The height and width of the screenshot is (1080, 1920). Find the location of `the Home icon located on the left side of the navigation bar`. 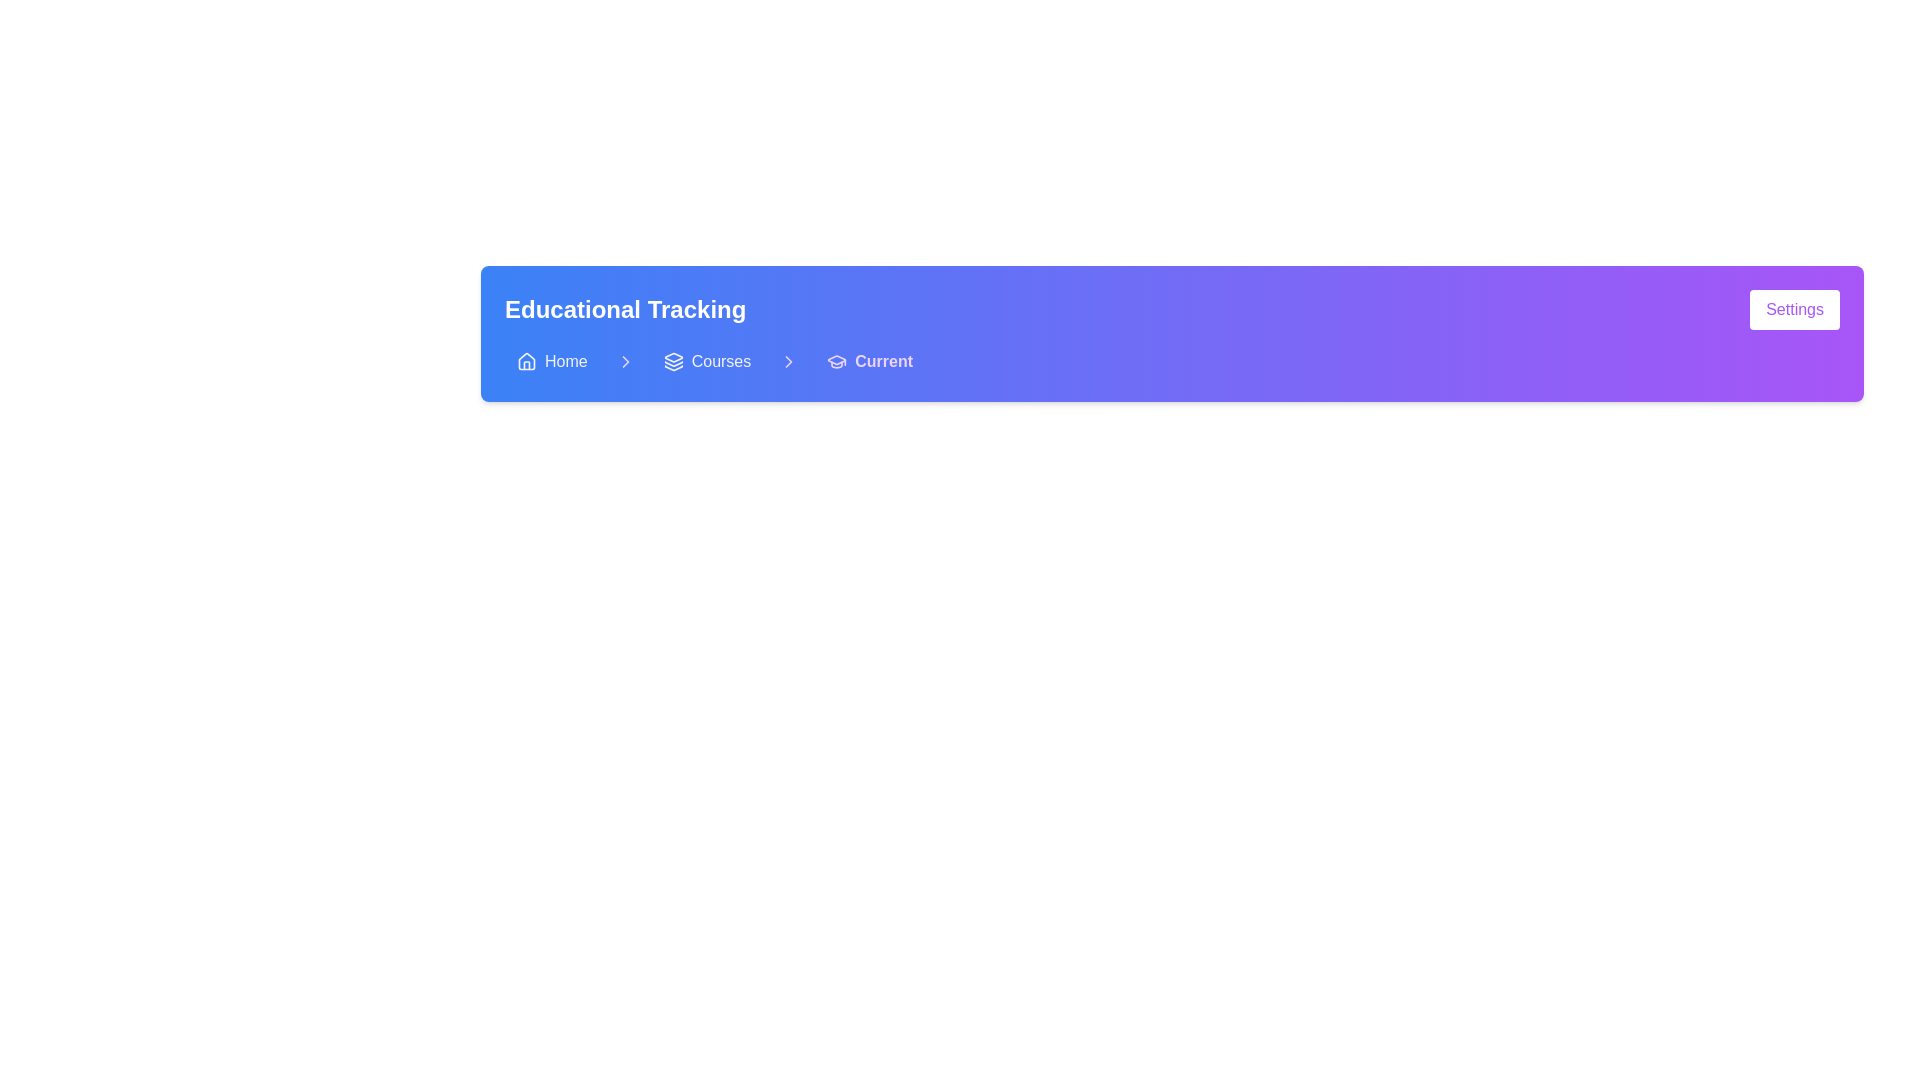

the Home icon located on the left side of the navigation bar is located at coordinates (527, 362).